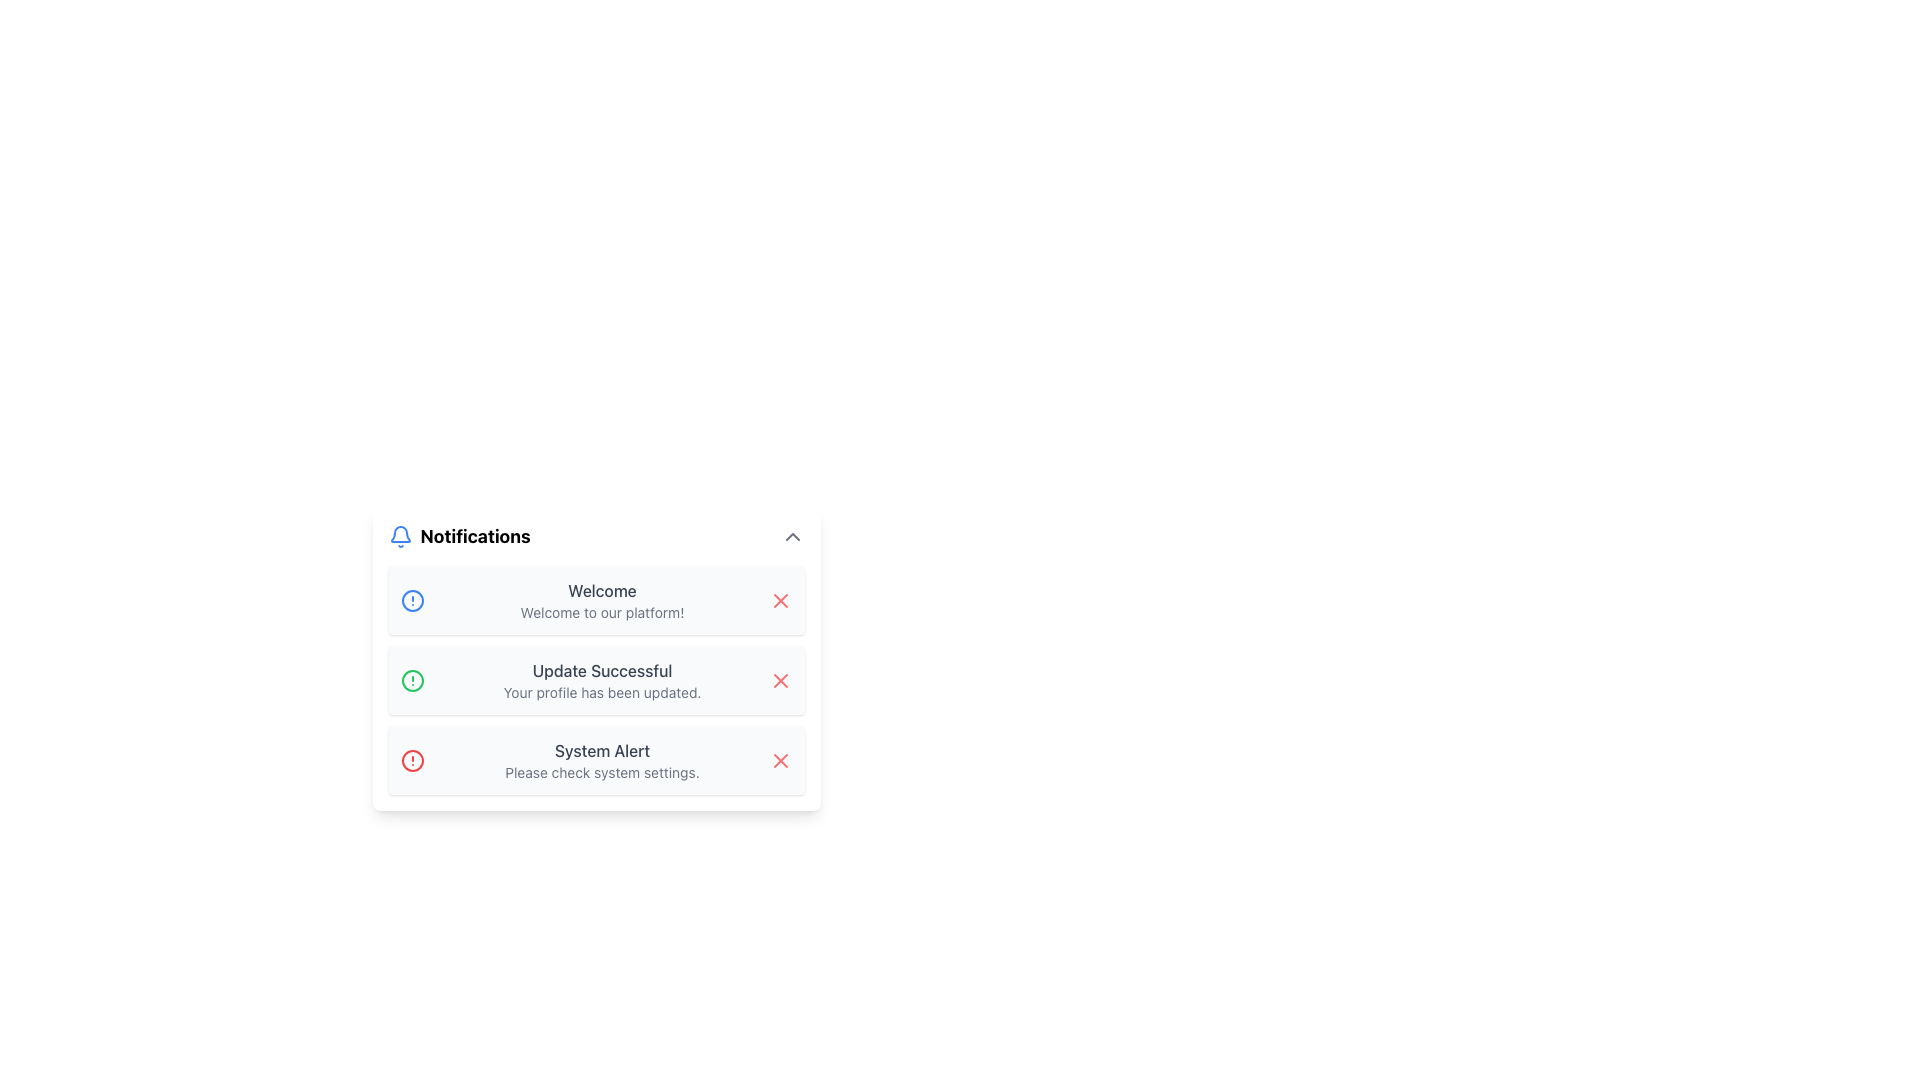 Image resolution: width=1920 pixels, height=1080 pixels. I want to click on properties of the close button located at the far right of the 'Update Successful' notification to dismiss it, so click(779, 680).